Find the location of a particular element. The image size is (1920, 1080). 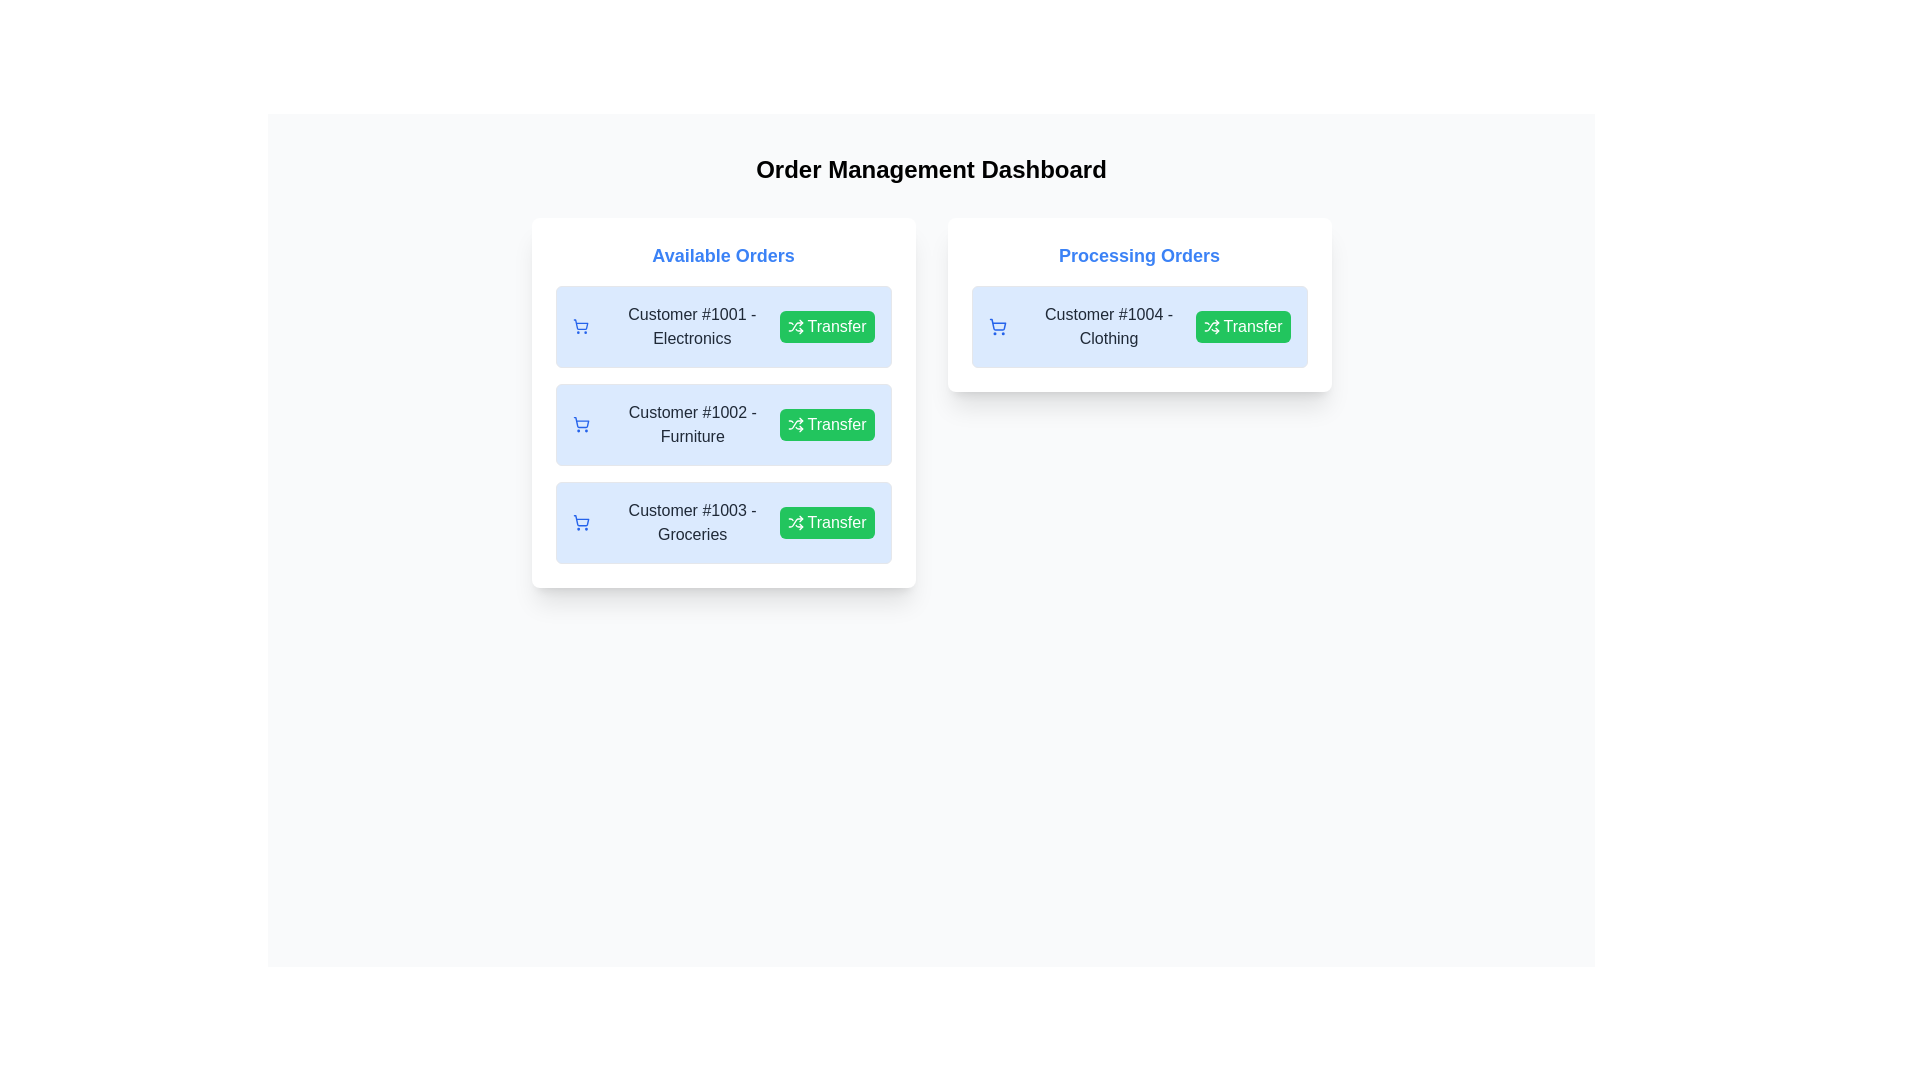

the 'Transfer' button is located at coordinates (826, 423).